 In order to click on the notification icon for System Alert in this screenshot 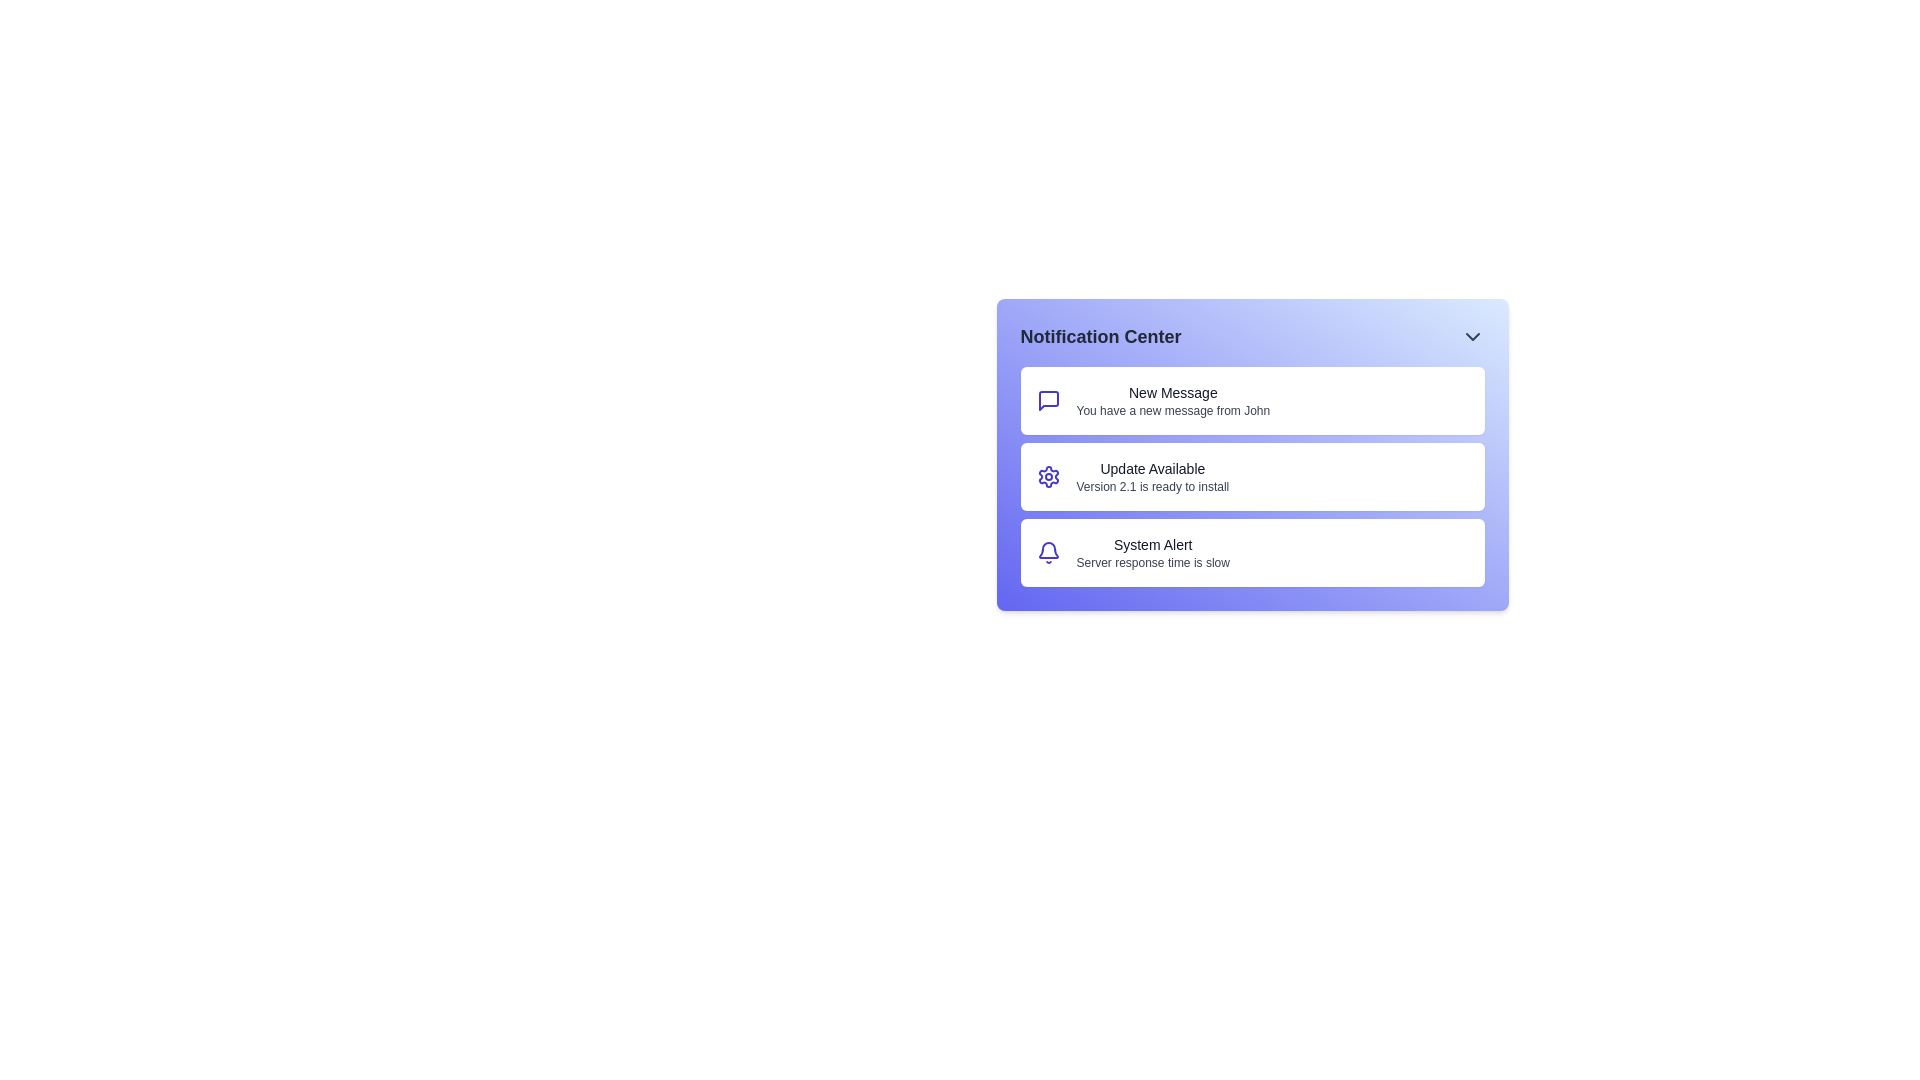, I will do `click(1047, 552)`.